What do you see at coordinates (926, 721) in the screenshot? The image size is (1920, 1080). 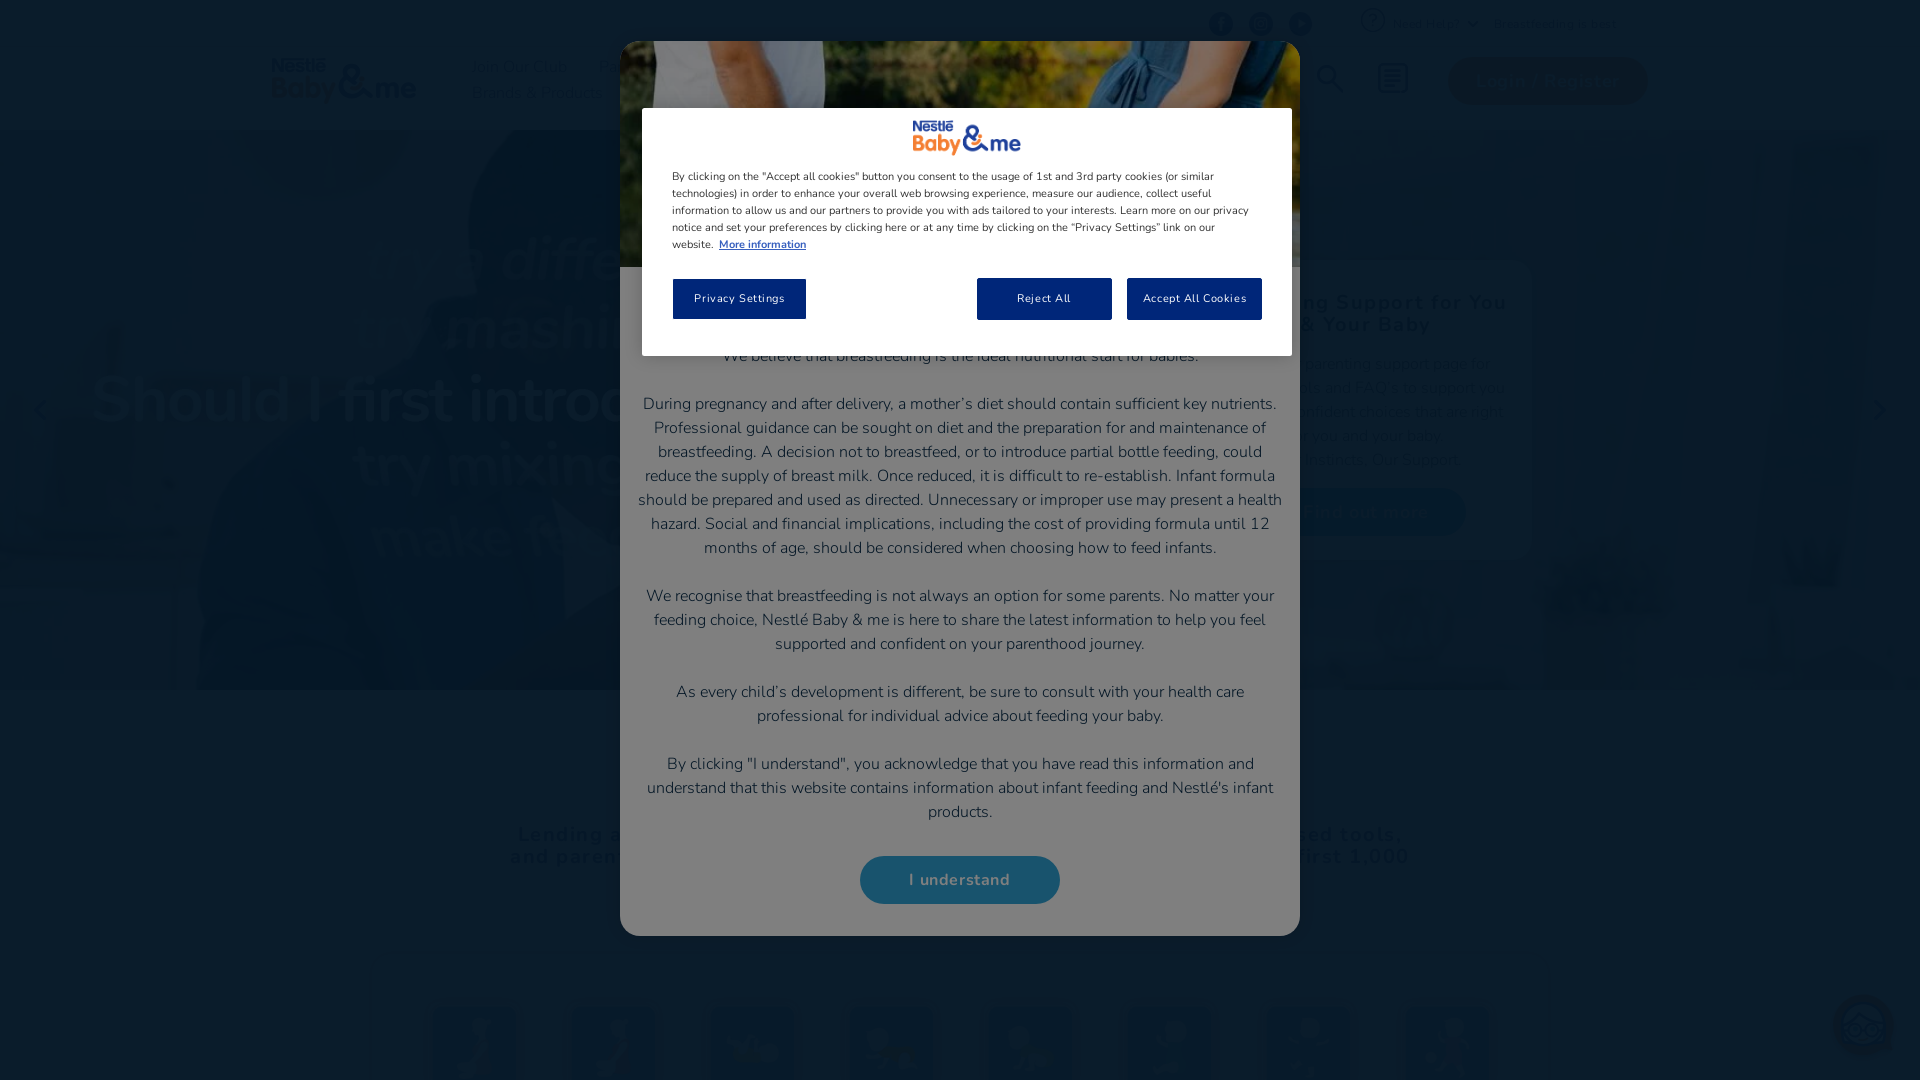 I see `'1'` at bounding box center [926, 721].